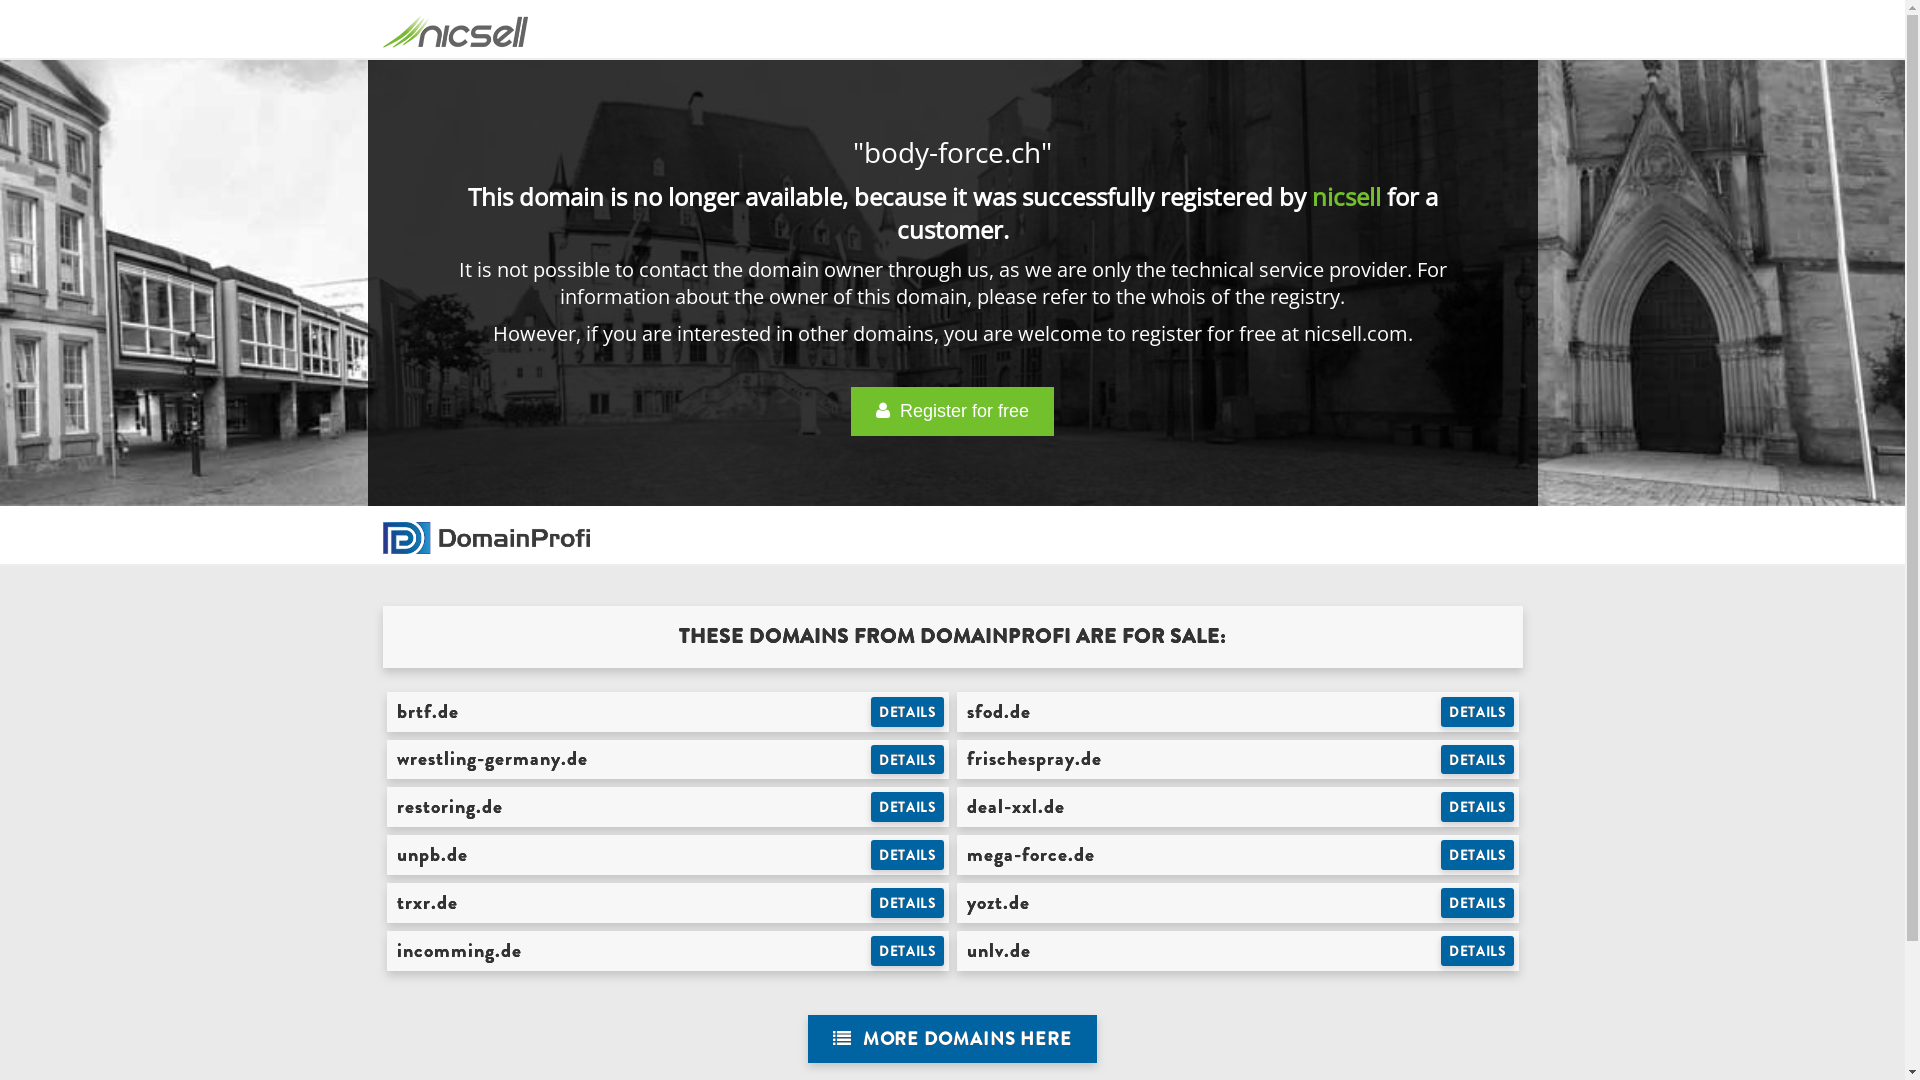 This screenshot has height=1080, width=1920. Describe the element at coordinates (906, 950) in the screenshot. I see `'DETAILS'` at that location.